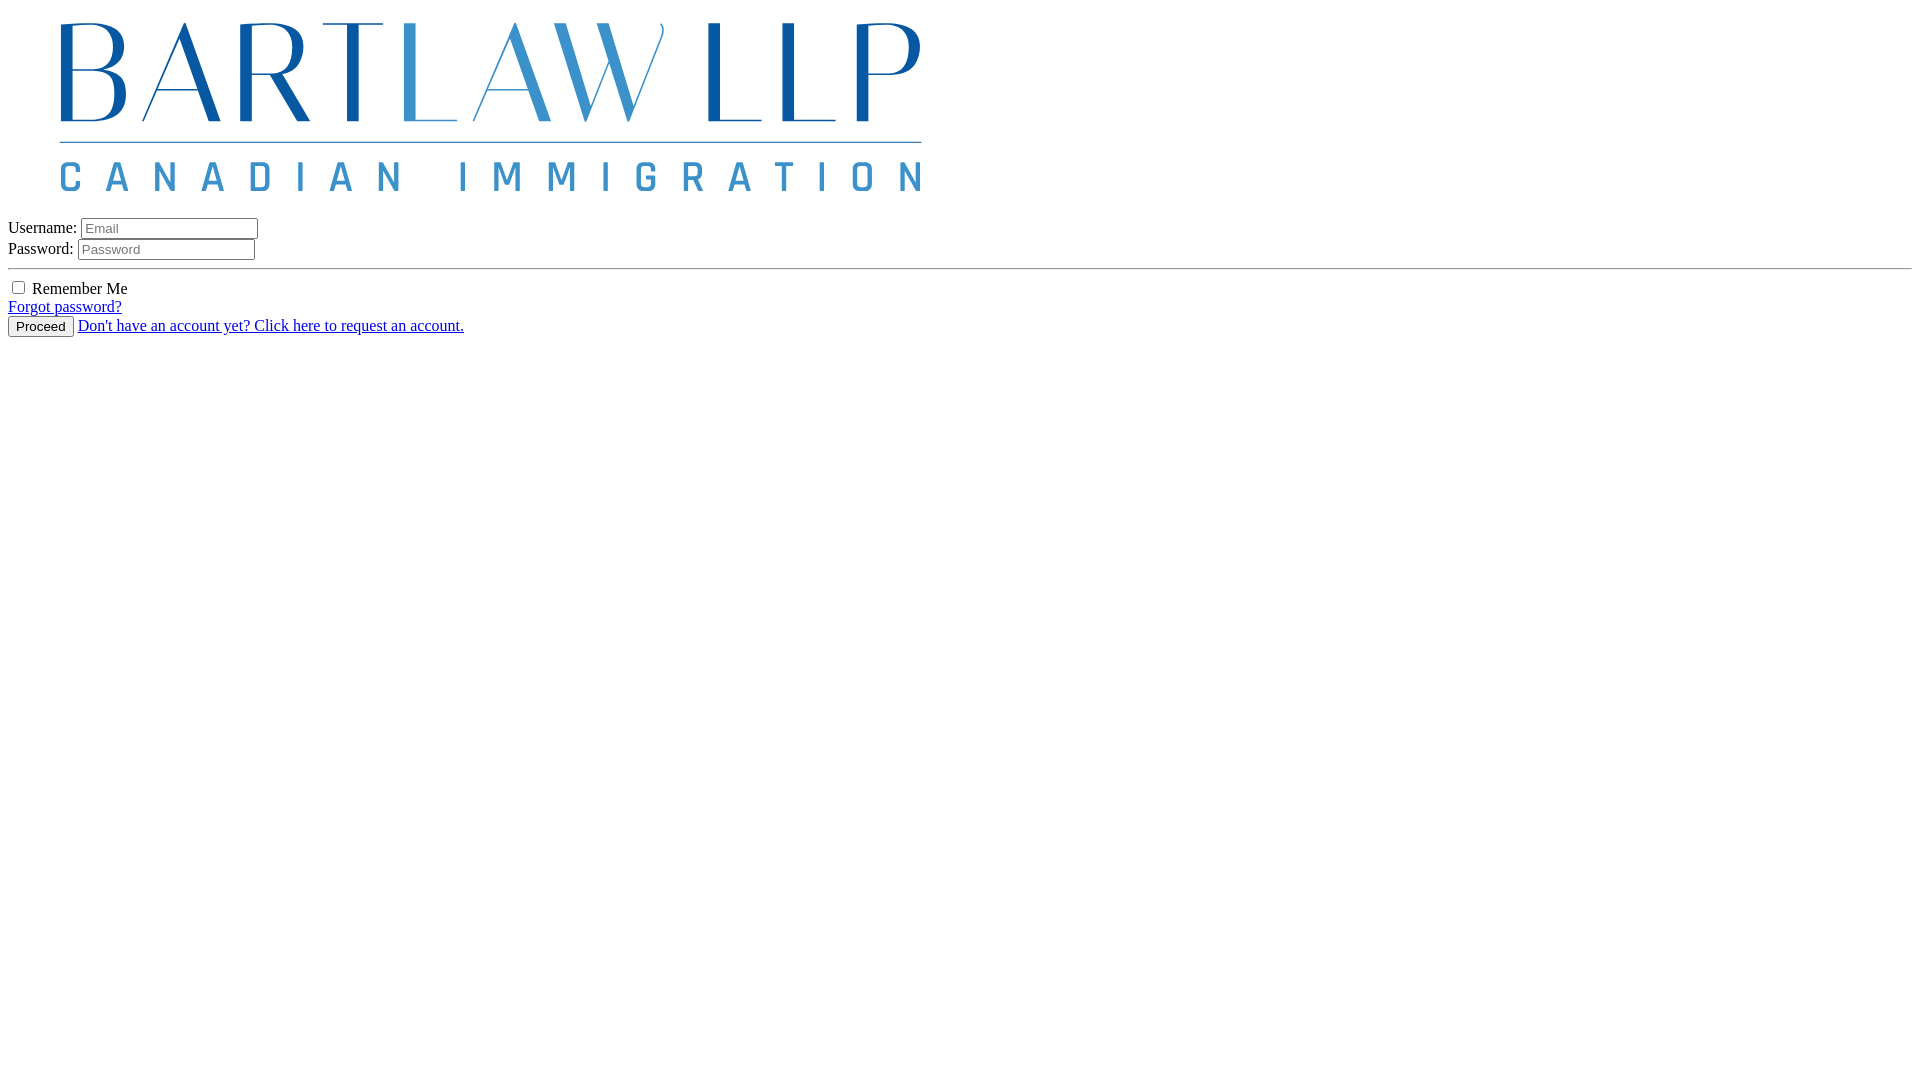 Image resolution: width=1920 pixels, height=1080 pixels. What do you see at coordinates (8, 306) in the screenshot?
I see `'Forgot password?'` at bounding box center [8, 306].